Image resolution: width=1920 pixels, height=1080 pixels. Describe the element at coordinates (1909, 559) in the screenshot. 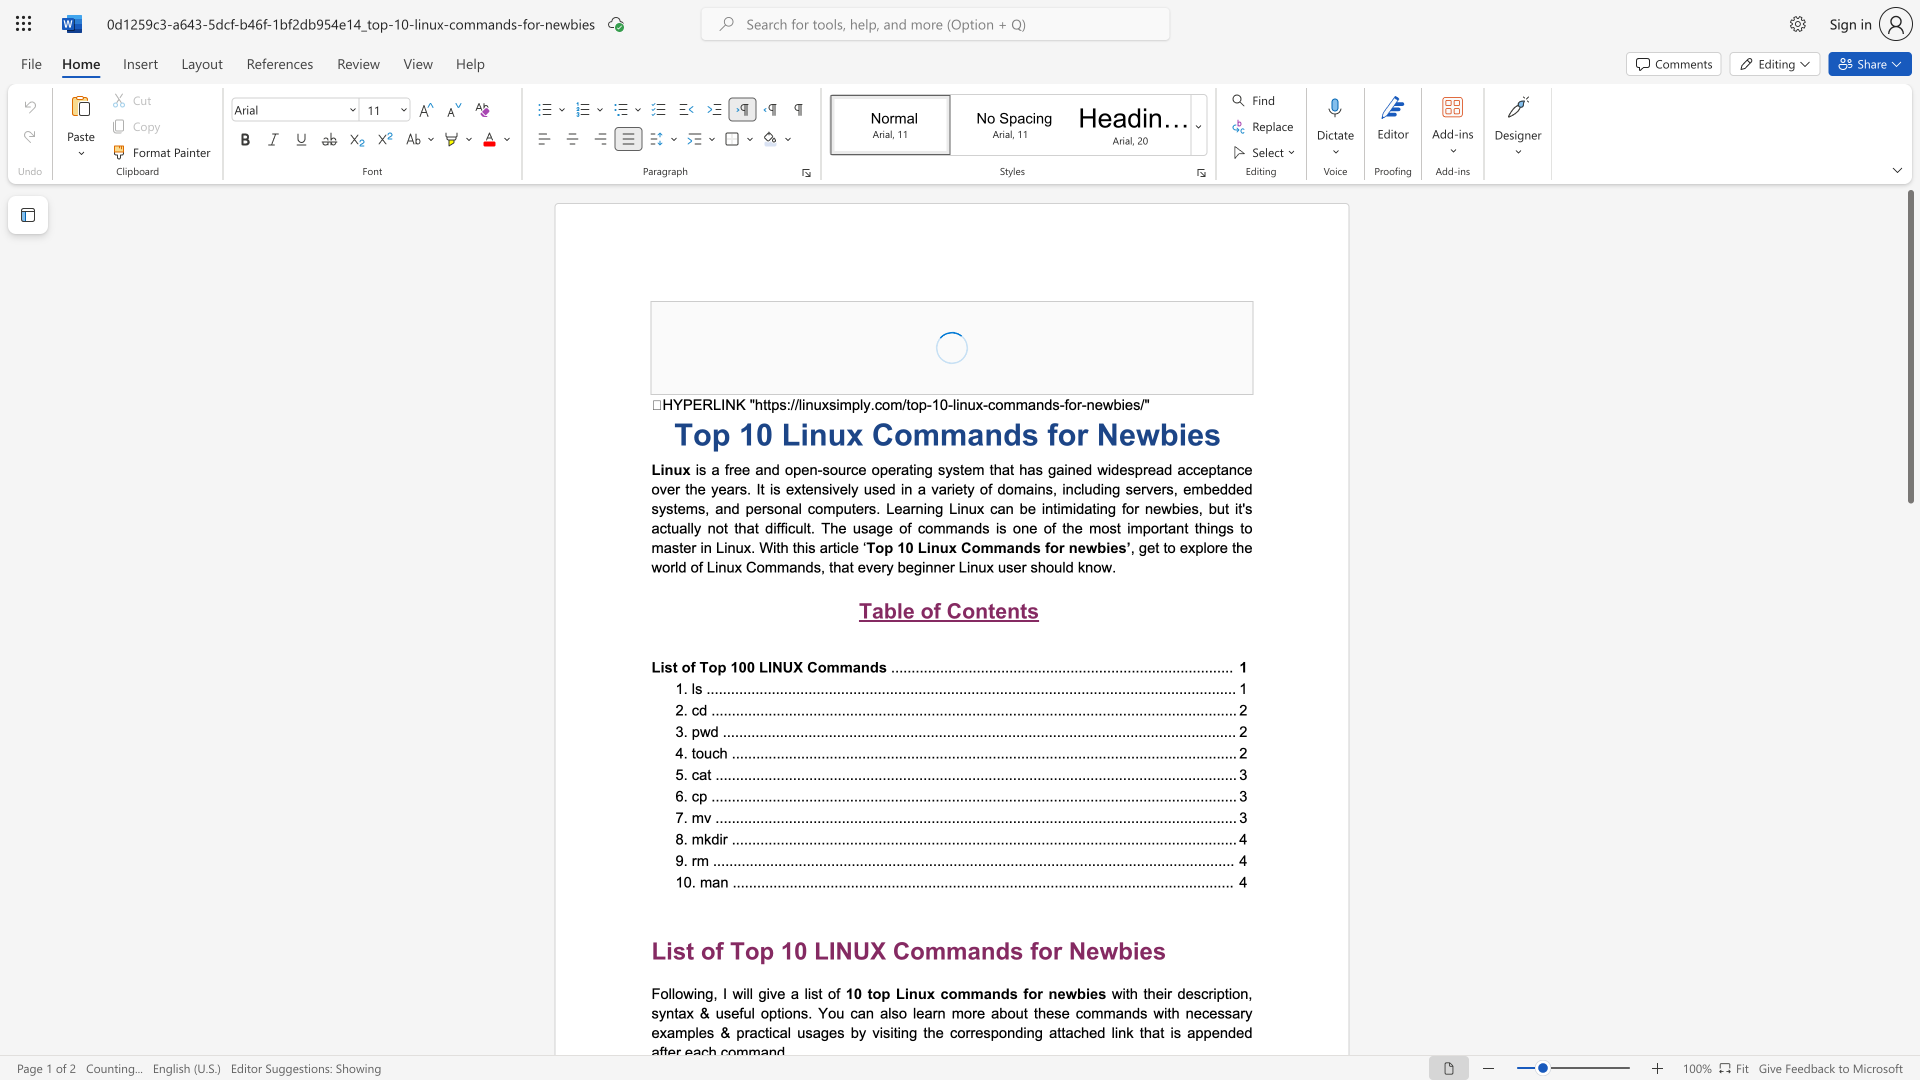

I see `the scrollbar on the right to shift the page lower` at that location.